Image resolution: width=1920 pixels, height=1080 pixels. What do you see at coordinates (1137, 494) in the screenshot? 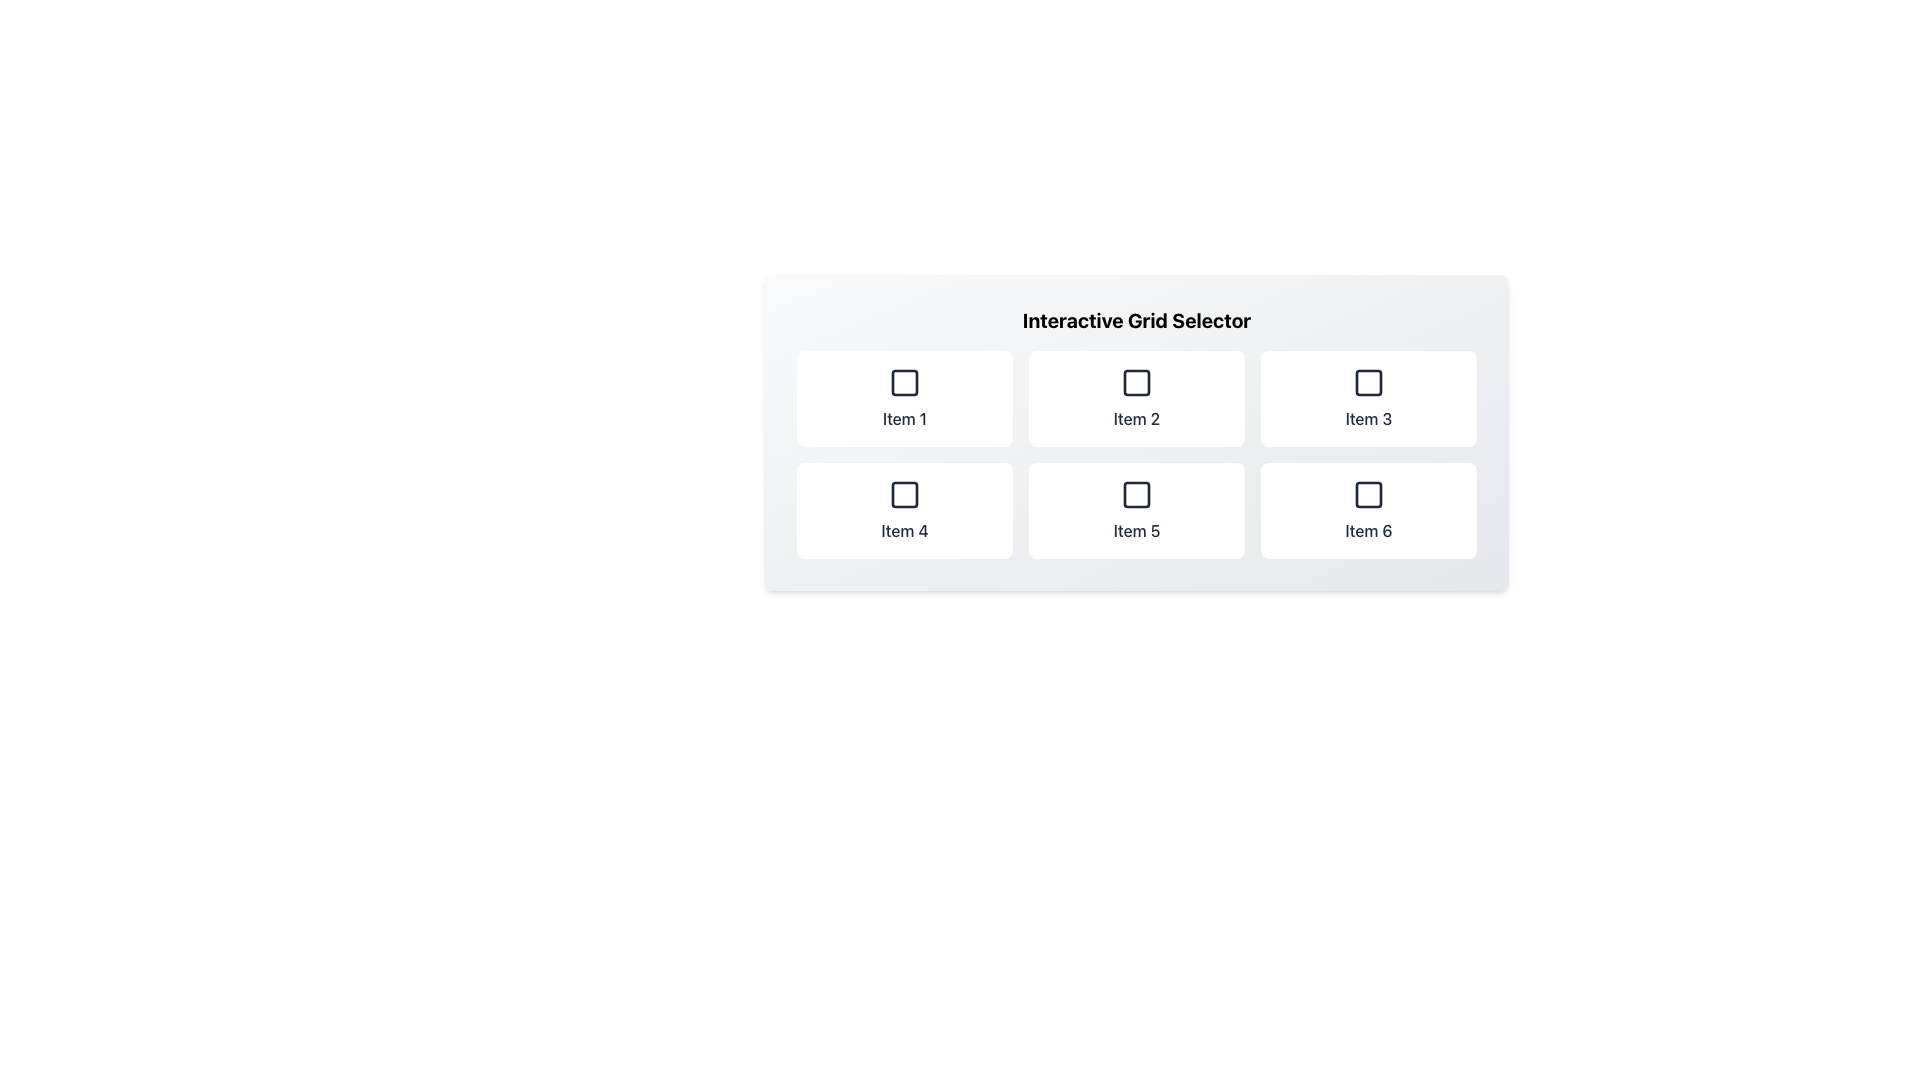
I see `the square outline icon centered within the item box labeled 'Item 5' for selection` at bounding box center [1137, 494].